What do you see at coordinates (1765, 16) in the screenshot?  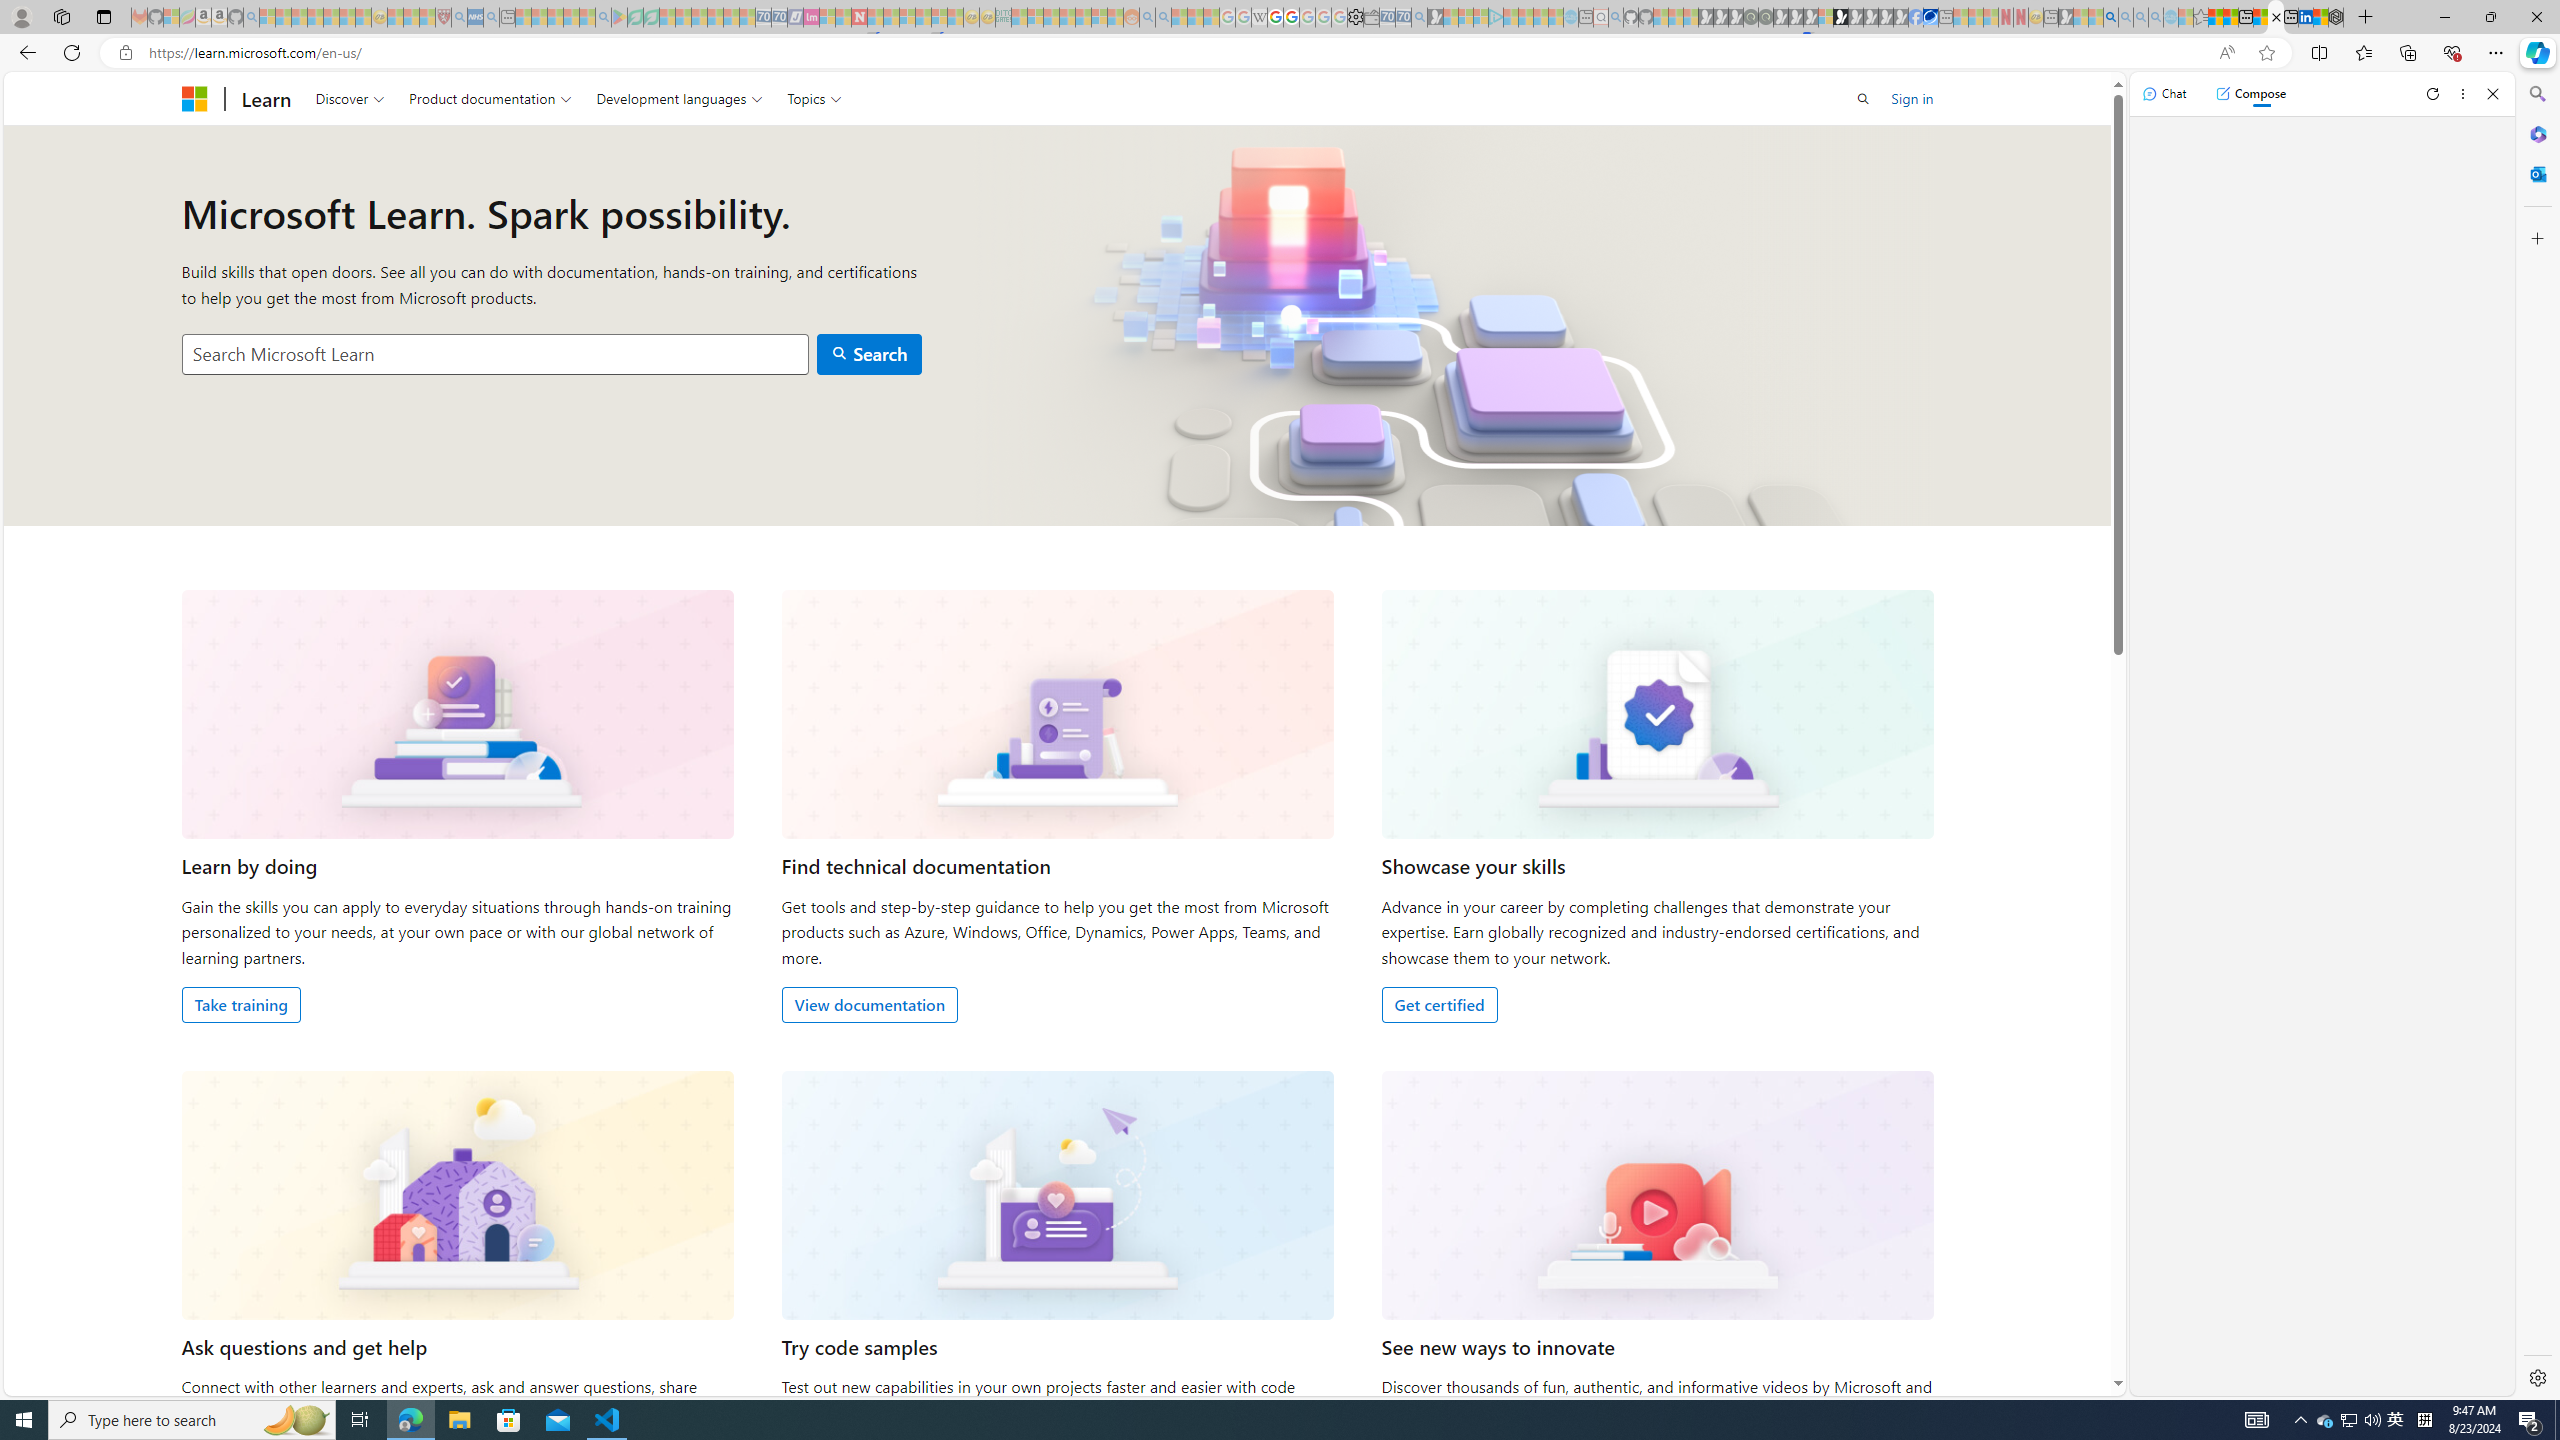 I see `'Future Focus Report 2024 - Sleeping'` at bounding box center [1765, 16].